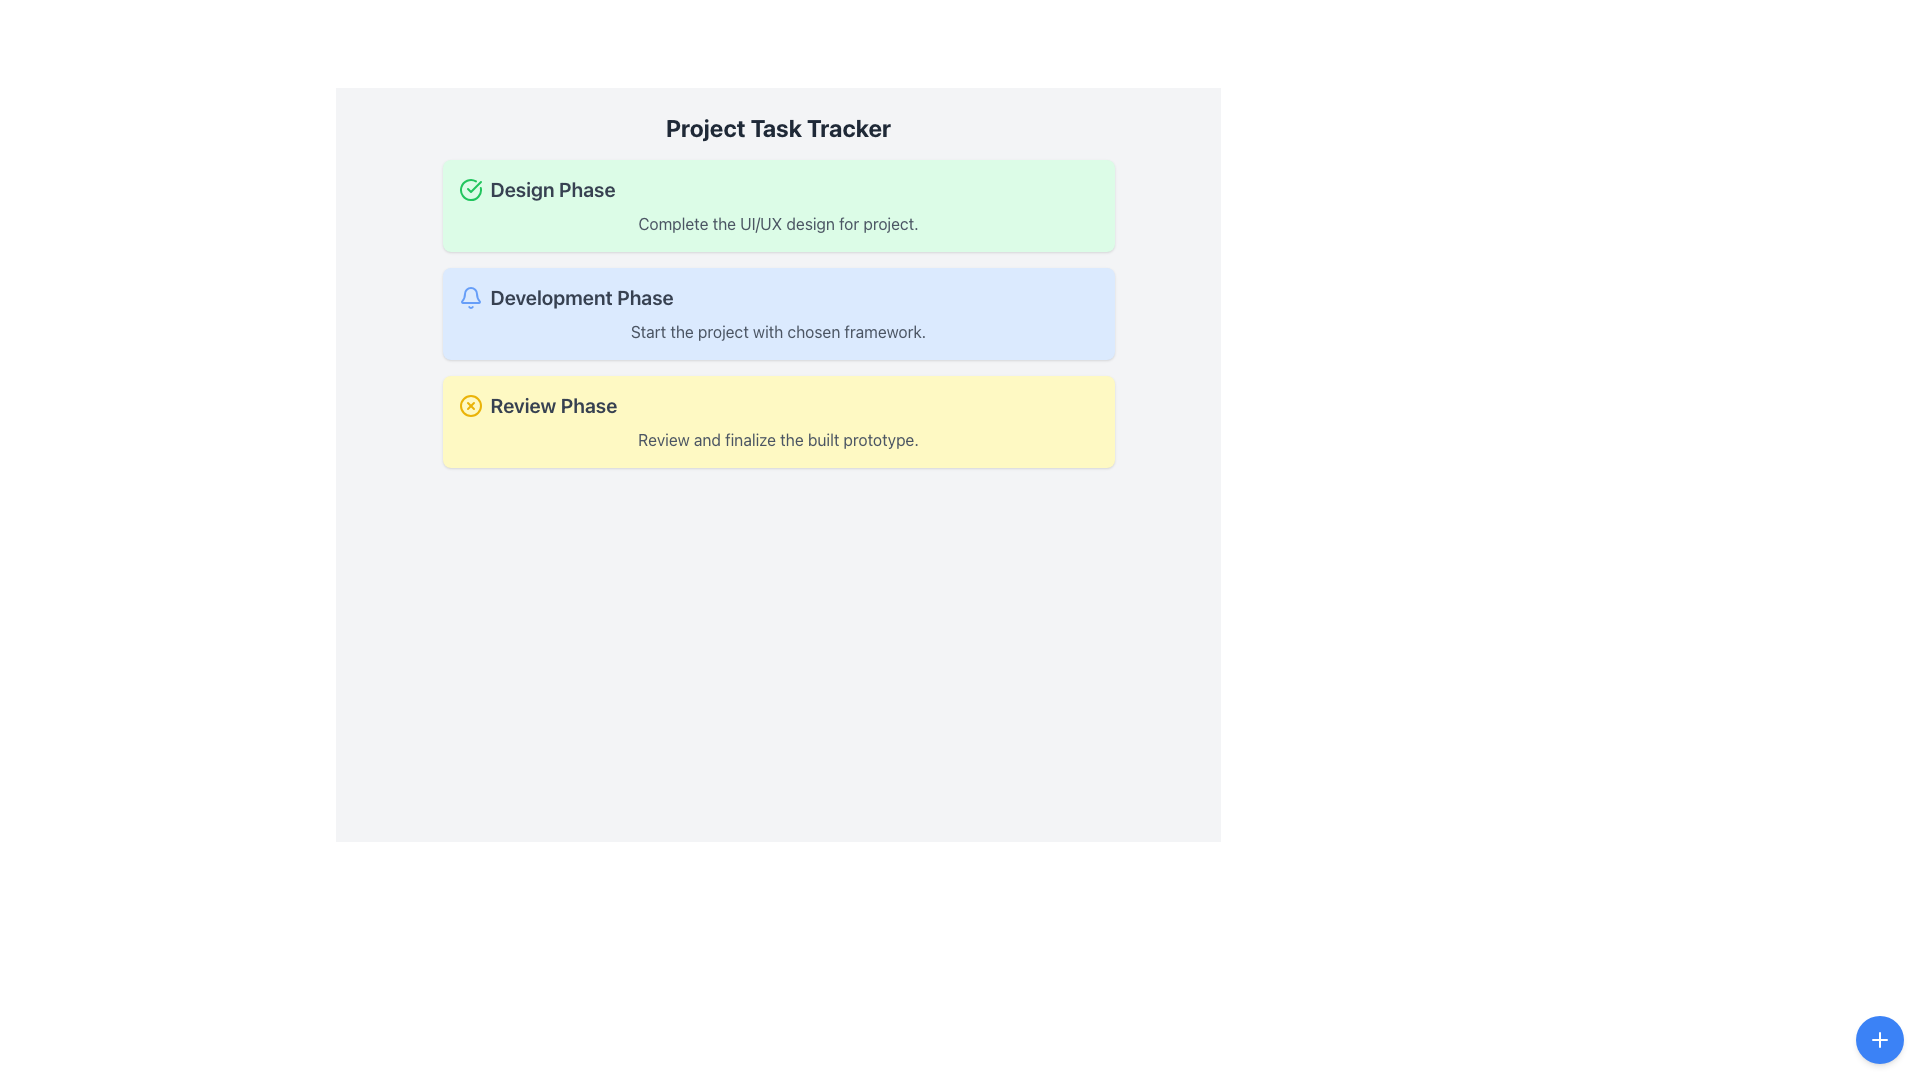  What do you see at coordinates (777, 205) in the screenshot?
I see `the 'Design Phase' informational card, which indicates progress in the project tracker and is the first item in a vertical list` at bounding box center [777, 205].